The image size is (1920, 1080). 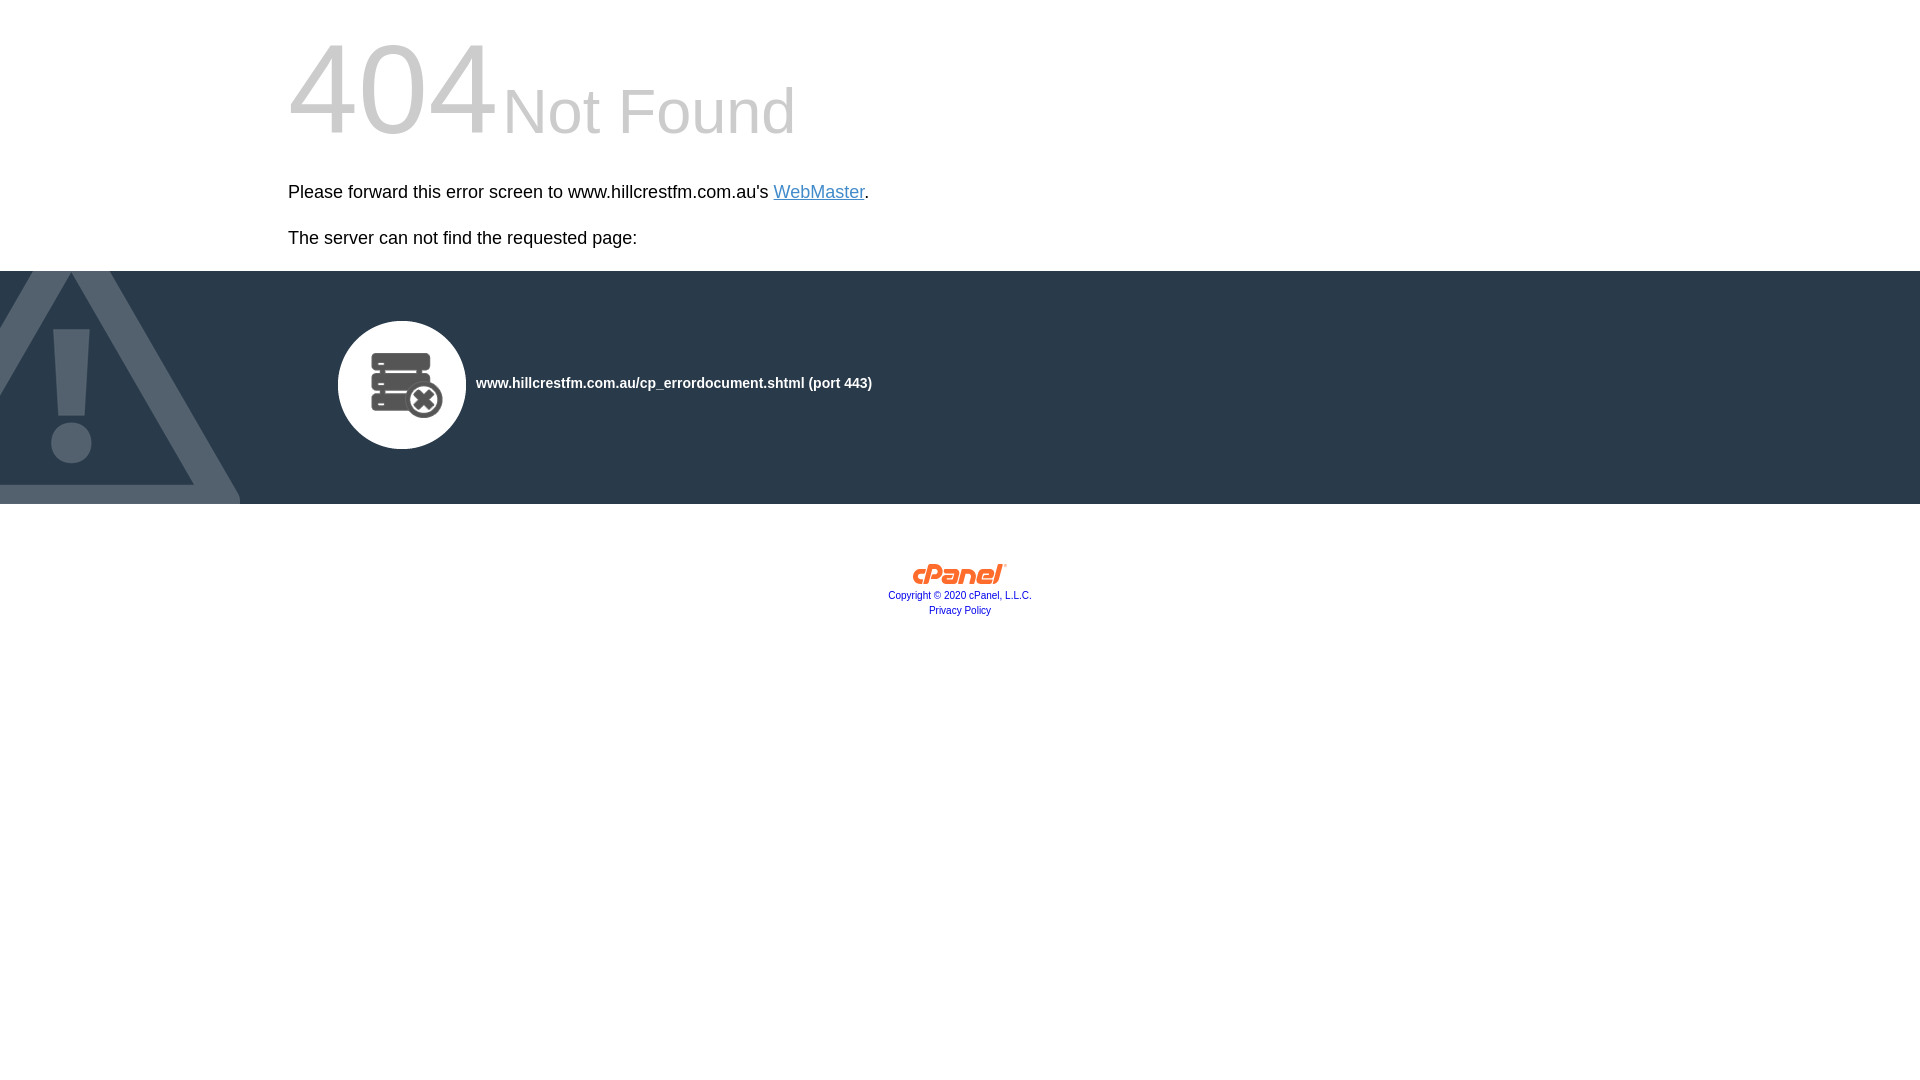 I want to click on 'WebMaster', so click(x=819, y=192).